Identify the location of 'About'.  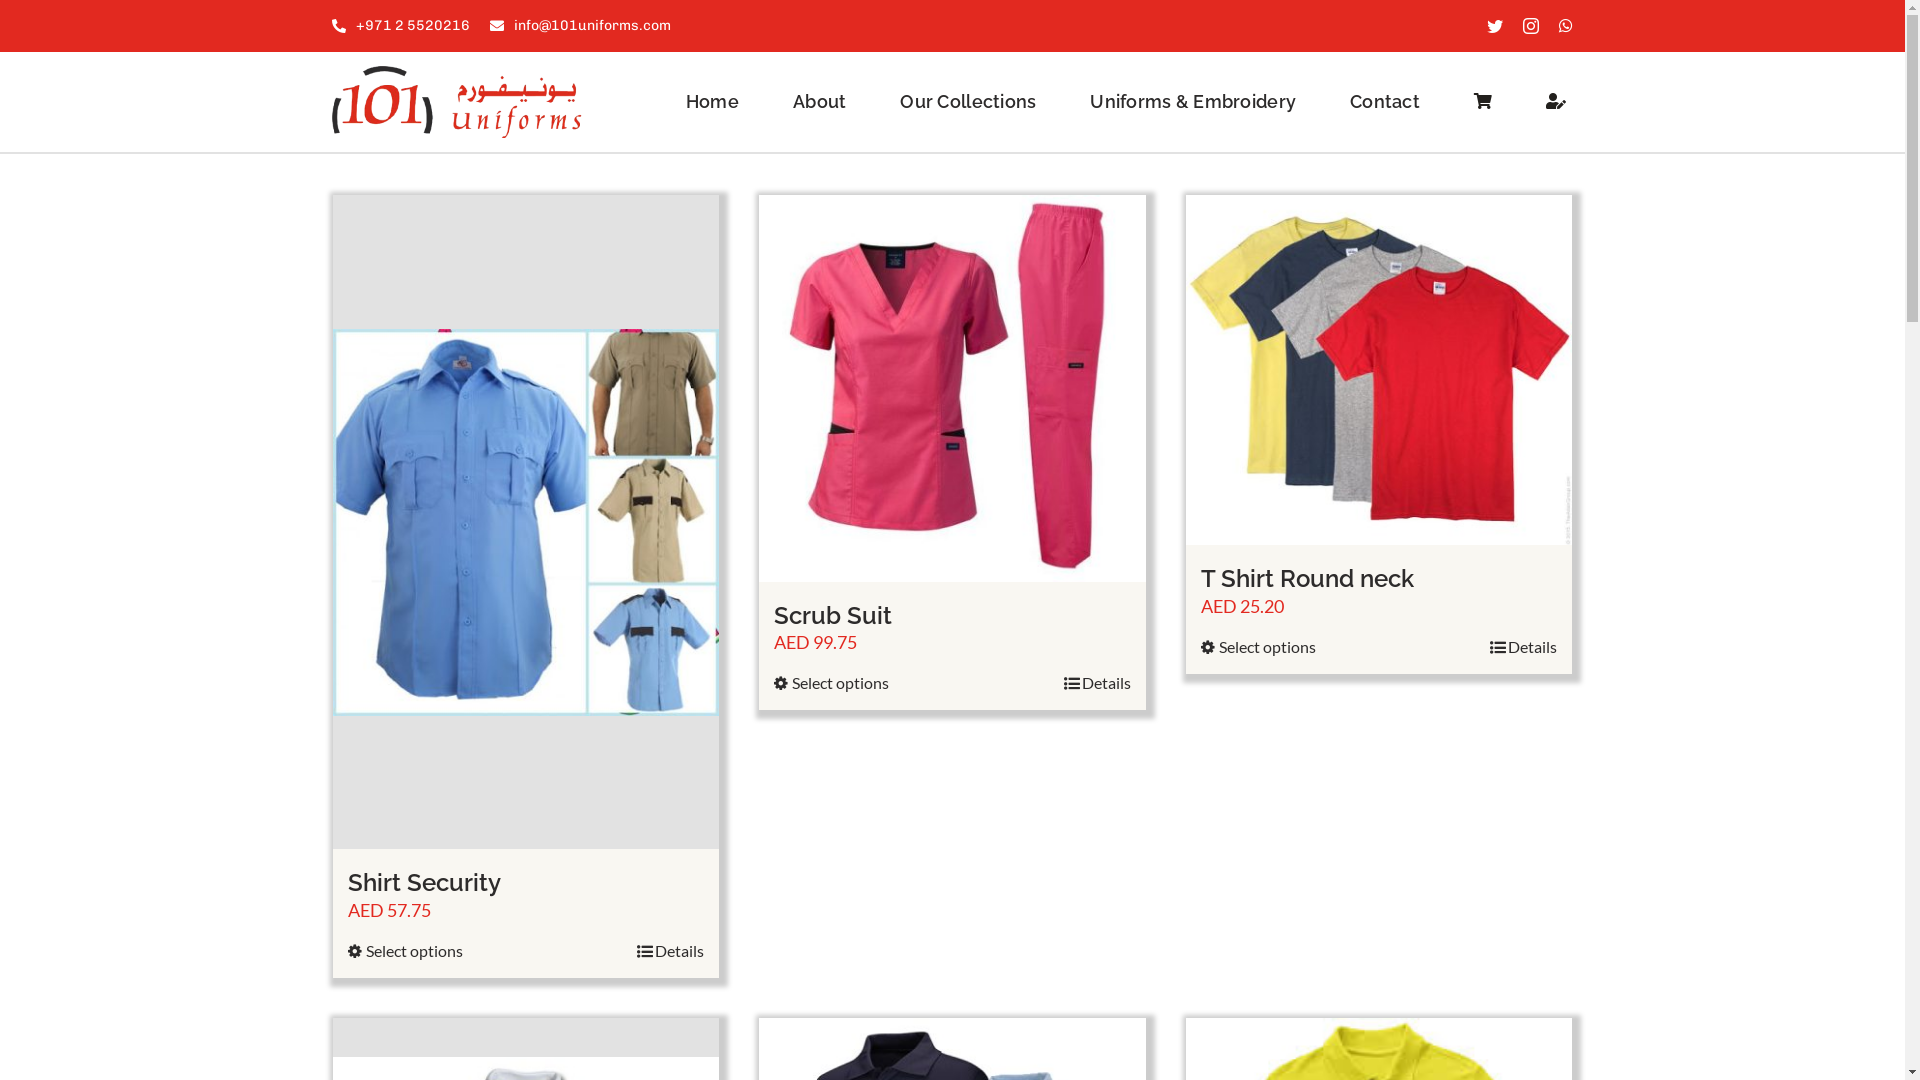
(819, 101).